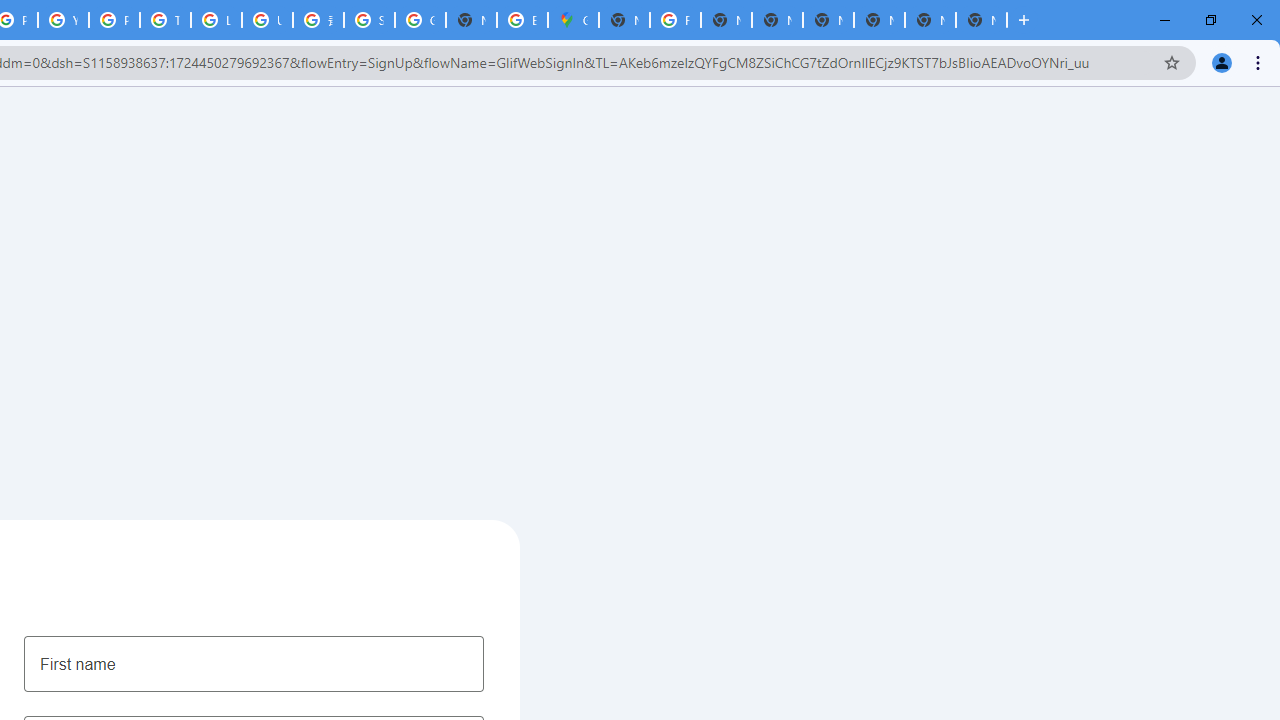  I want to click on 'New Tab', so click(1024, 20).